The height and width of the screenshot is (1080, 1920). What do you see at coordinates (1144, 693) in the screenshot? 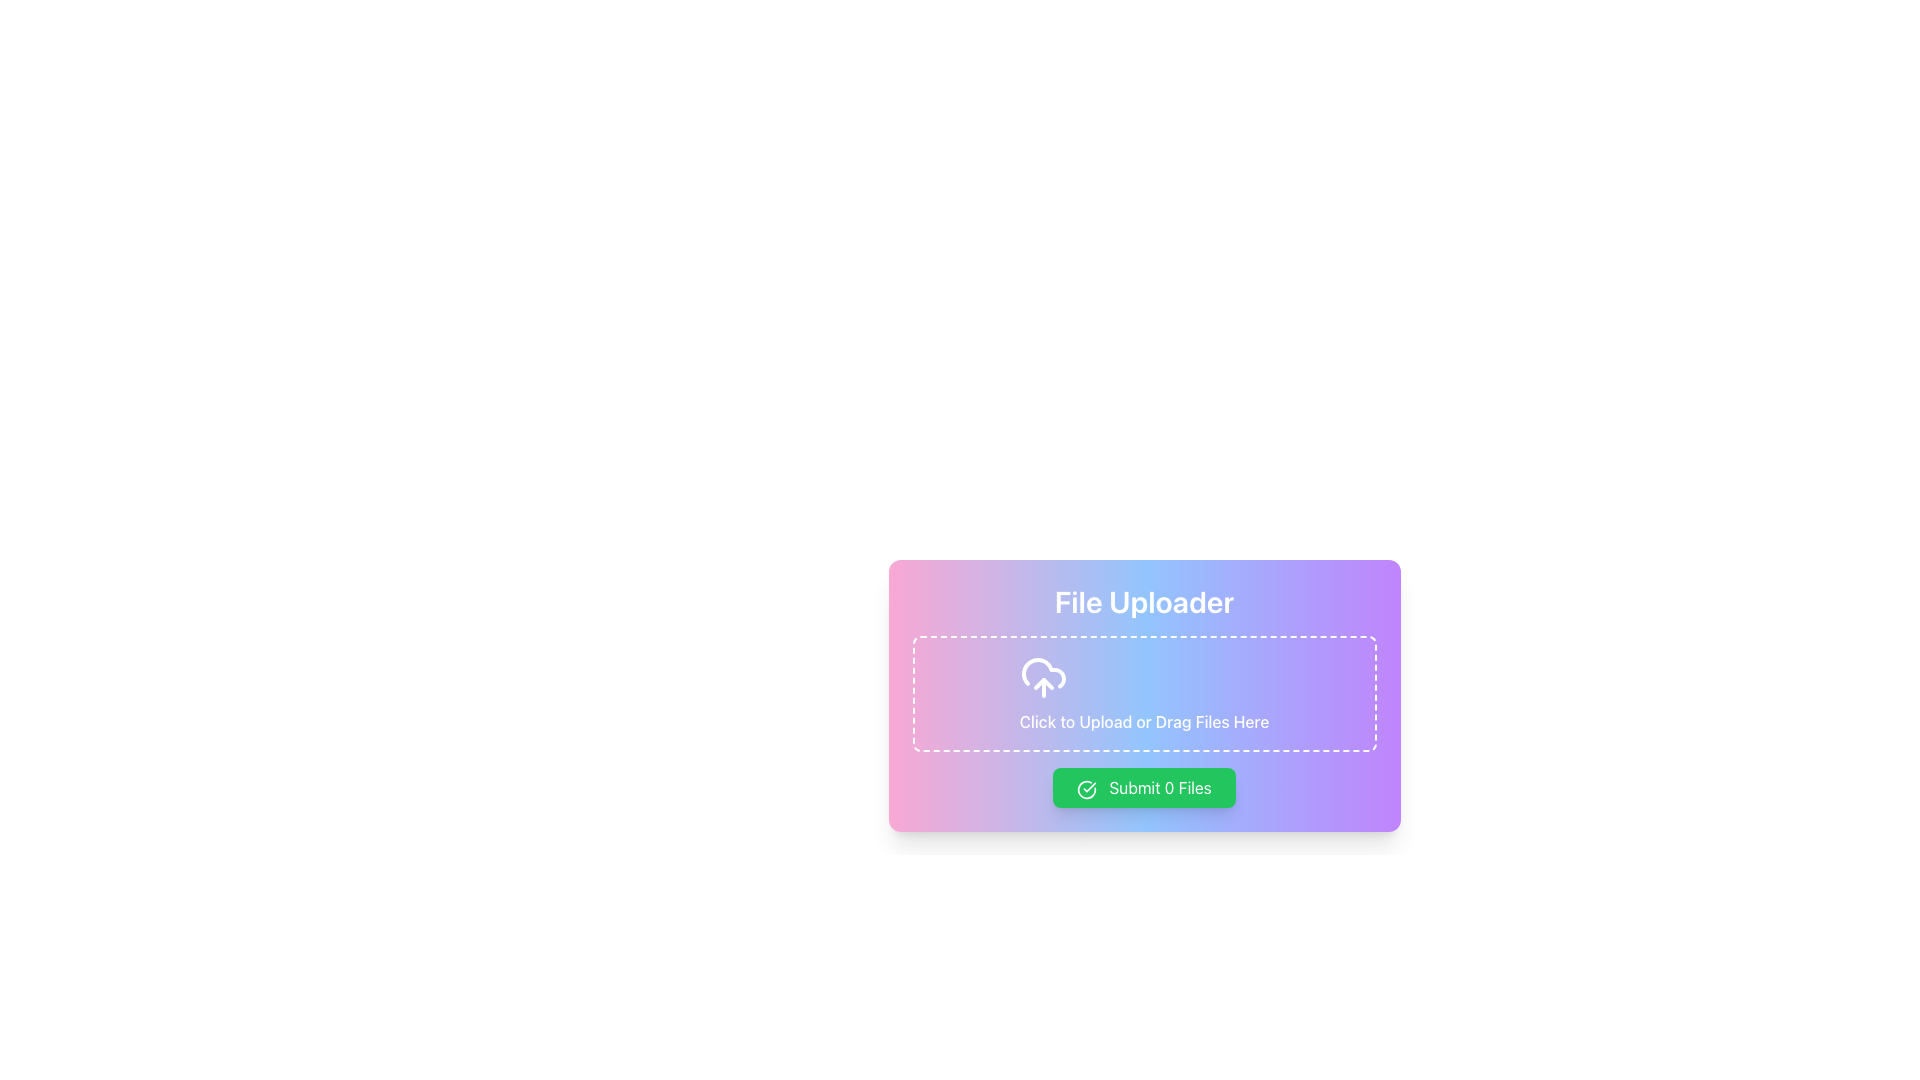
I see `the interactive file uploader area located below the title 'File Uploader' and above the green button labeled 'Submit 0 Files'` at bounding box center [1144, 693].